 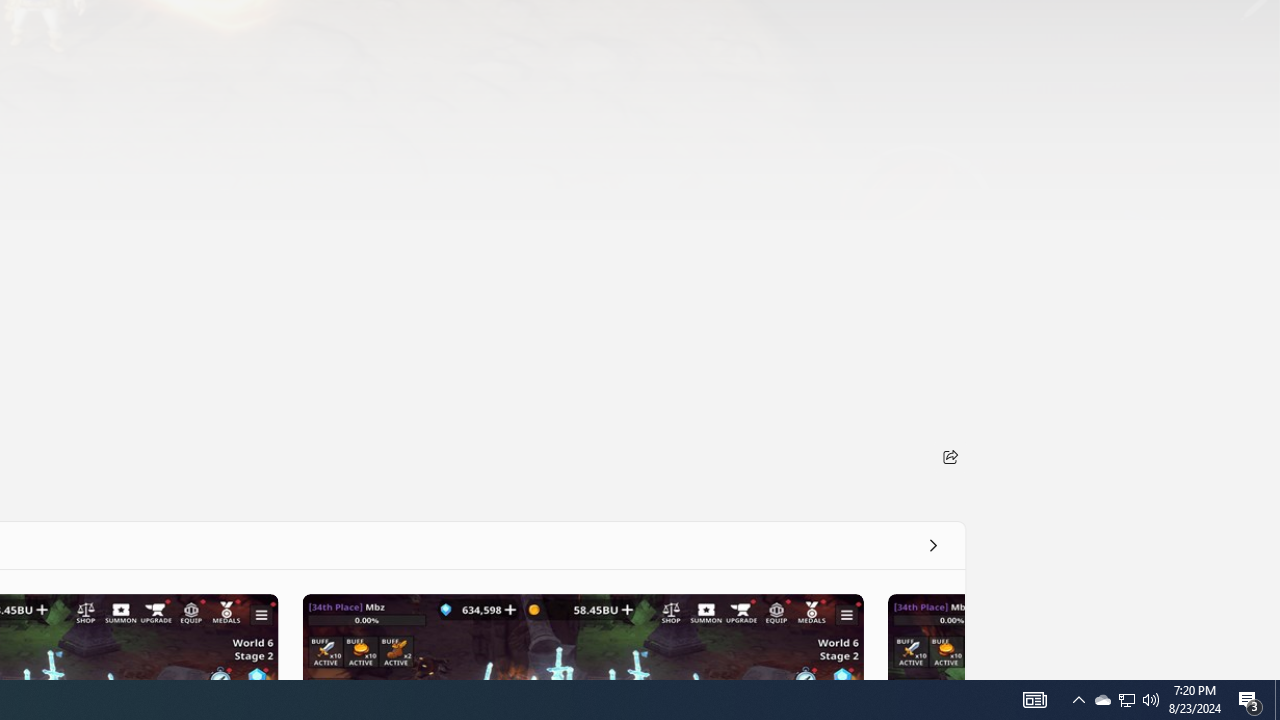 I want to click on 'Screenshot 4', so click(x=924, y=636).